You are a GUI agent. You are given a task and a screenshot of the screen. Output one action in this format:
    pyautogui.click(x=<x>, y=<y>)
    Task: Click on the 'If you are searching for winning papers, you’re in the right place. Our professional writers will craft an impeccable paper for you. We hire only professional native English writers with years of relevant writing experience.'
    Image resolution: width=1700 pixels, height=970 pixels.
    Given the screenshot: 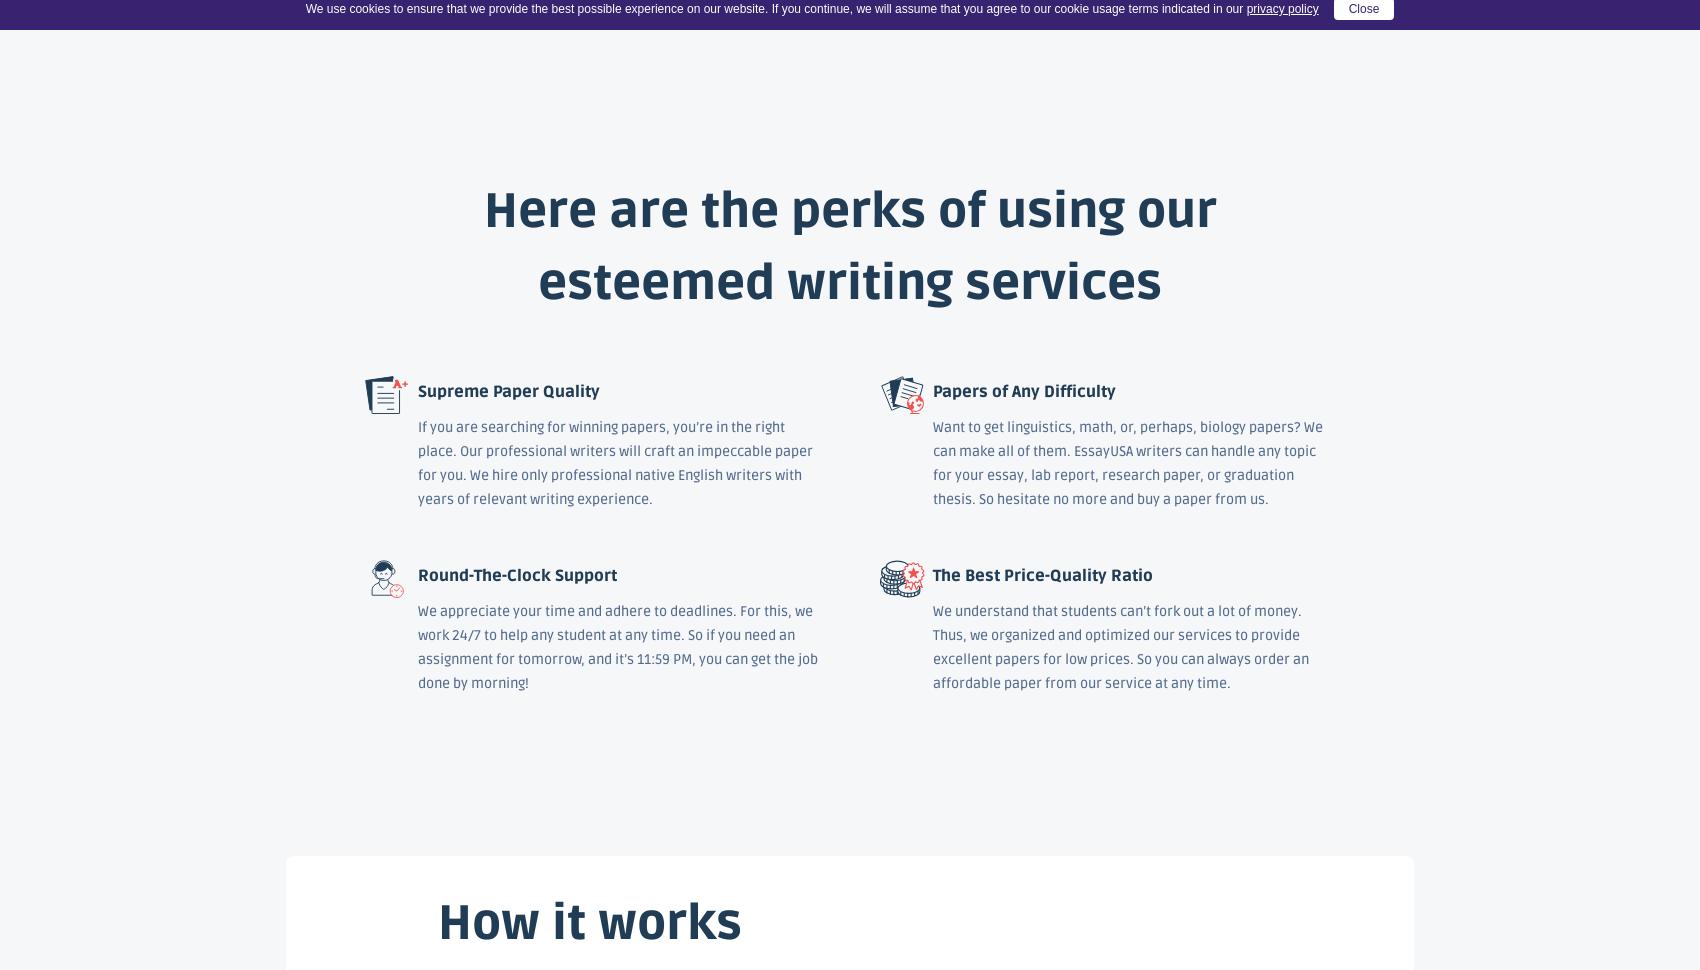 What is the action you would take?
    pyautogui.click(x=614, y=462)
    